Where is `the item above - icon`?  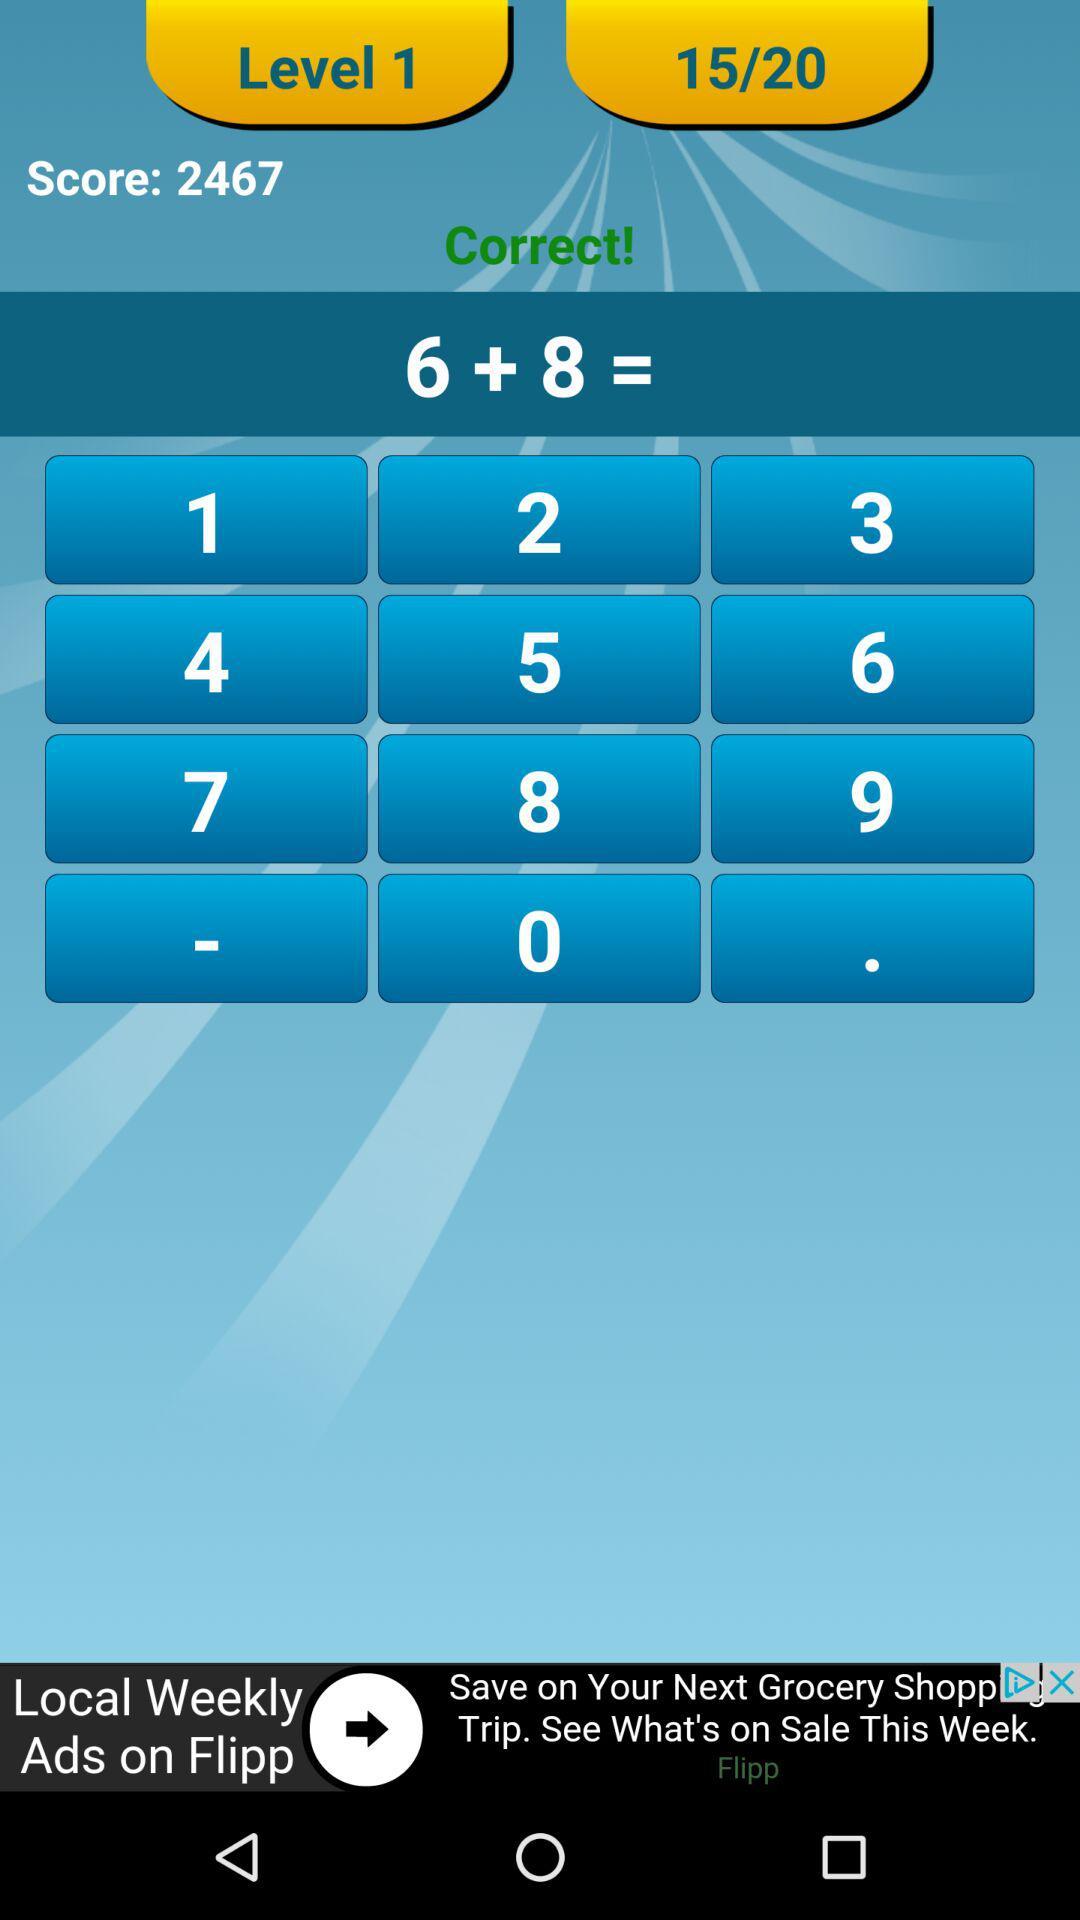
the item above - icon is located at coordinates (206, 797).